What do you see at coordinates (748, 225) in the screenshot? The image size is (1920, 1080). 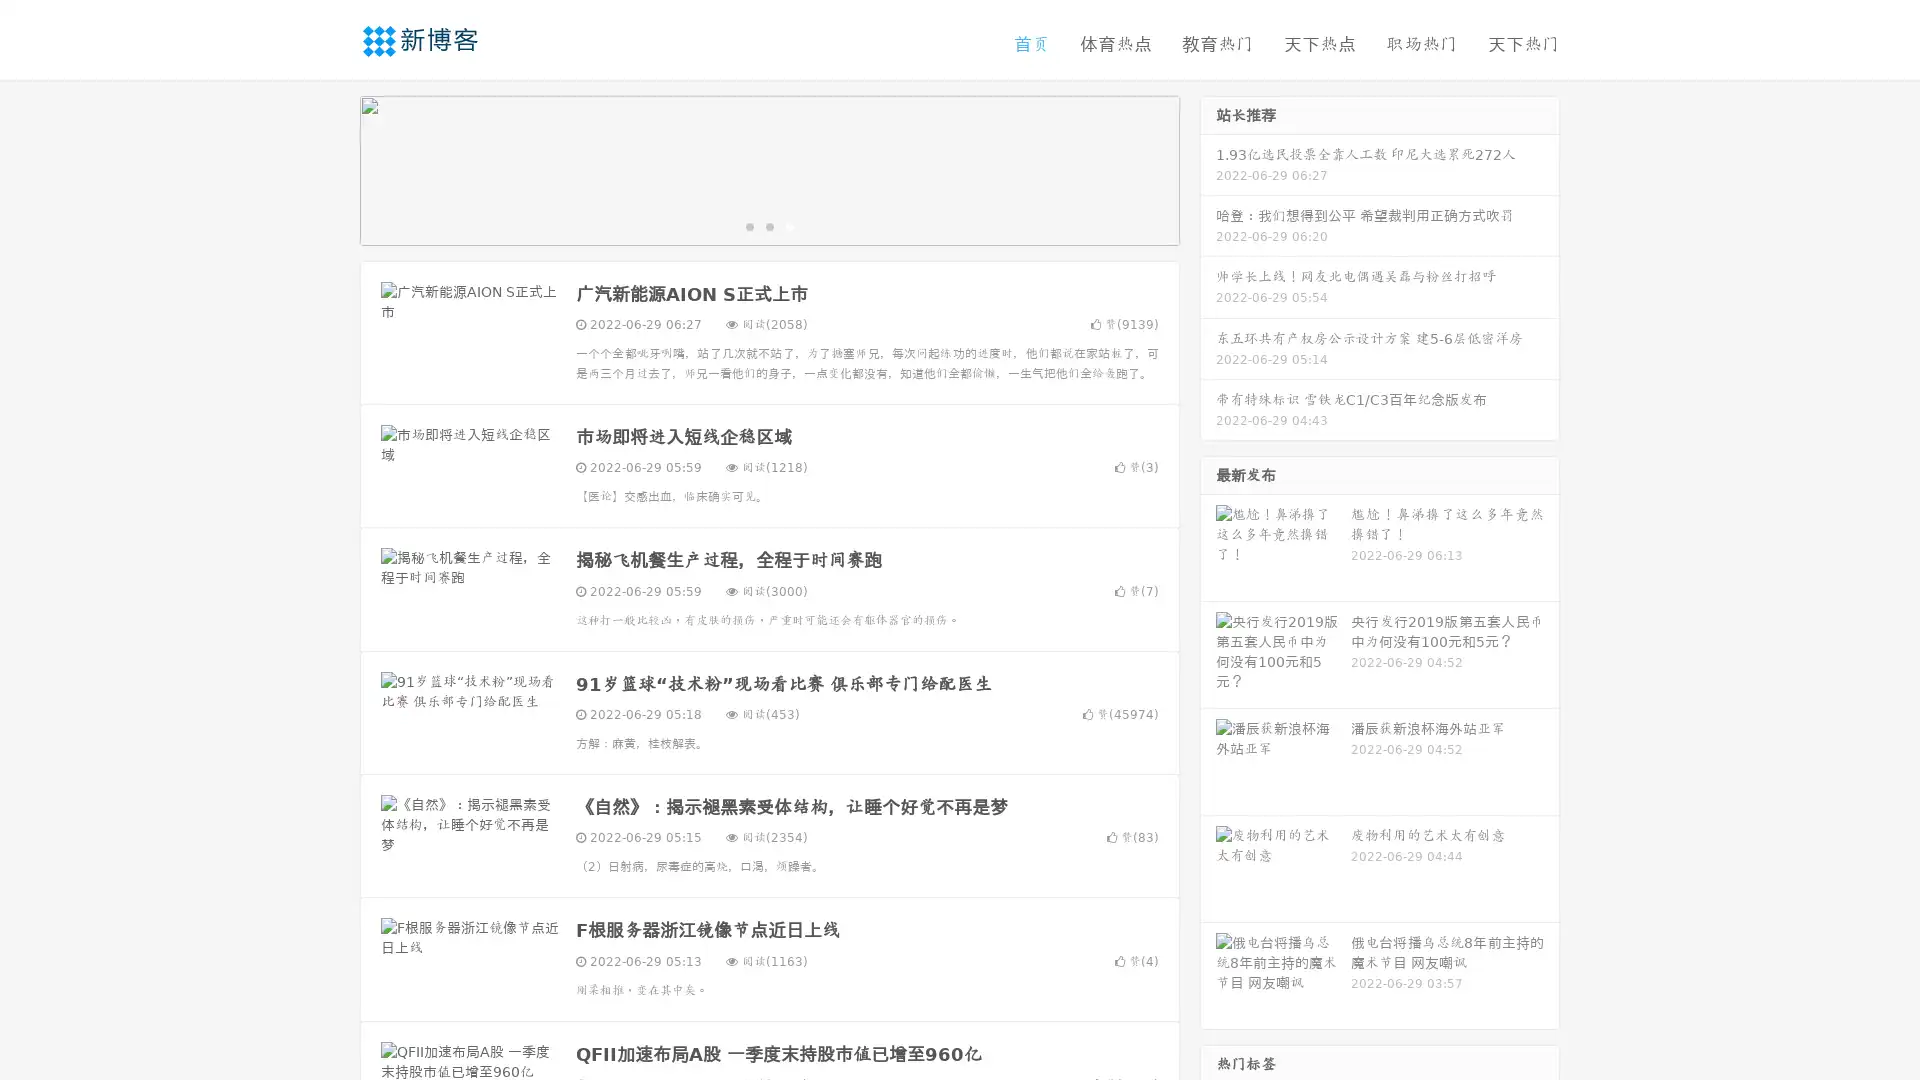 I see `Go to slide 1` at bounding box center [748, 225].